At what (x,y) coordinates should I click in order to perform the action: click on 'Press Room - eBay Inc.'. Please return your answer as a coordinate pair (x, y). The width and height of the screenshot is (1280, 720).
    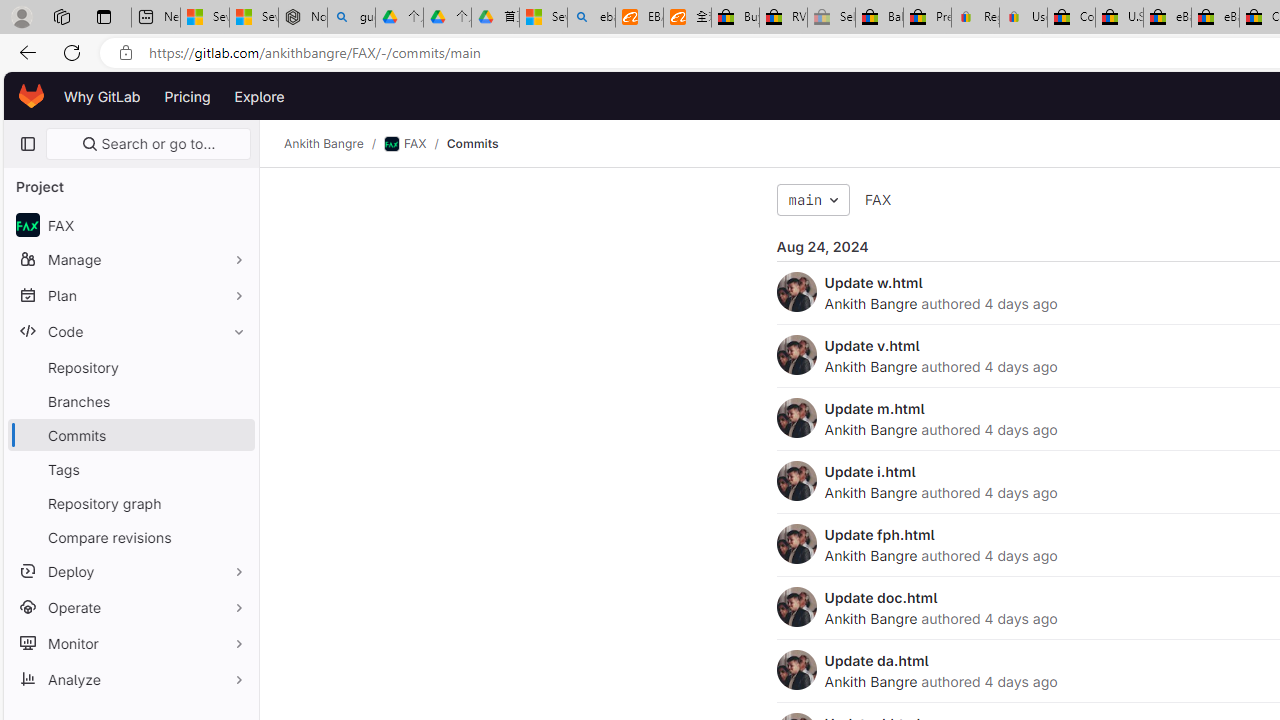
    Looking at the image, I should click on (926, 17).